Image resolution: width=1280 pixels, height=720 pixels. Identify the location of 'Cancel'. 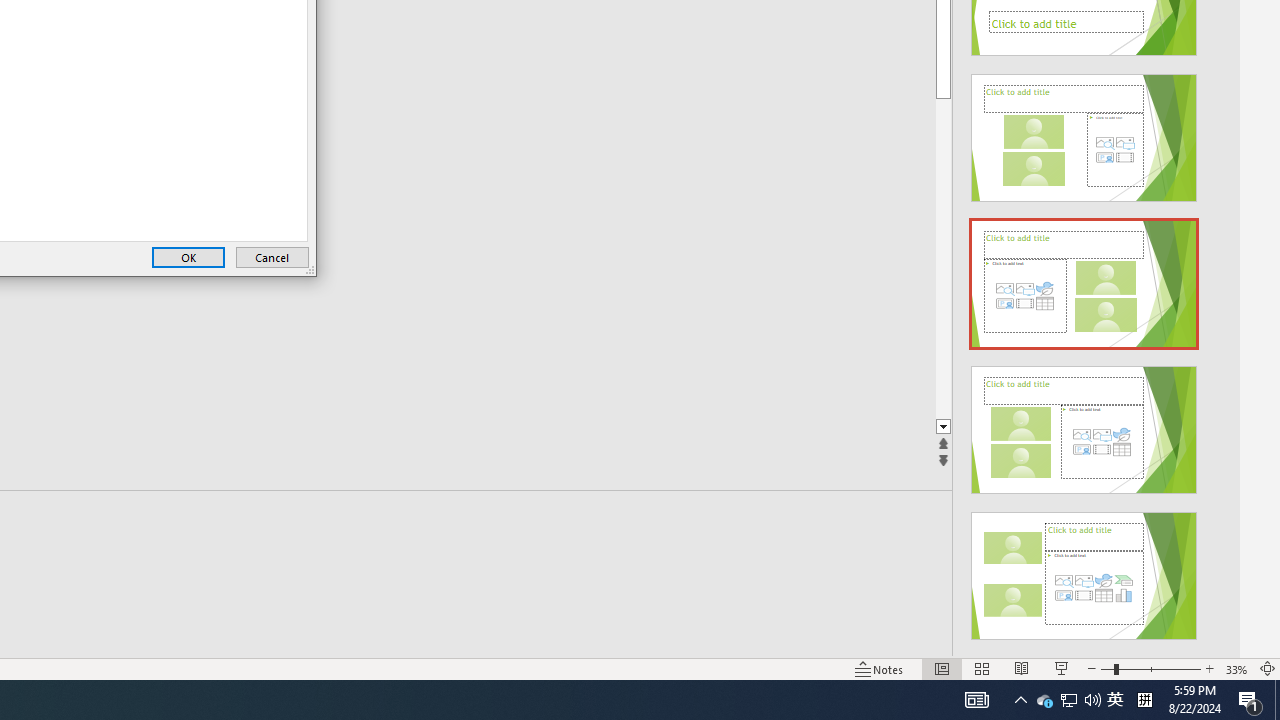
(271, 256).